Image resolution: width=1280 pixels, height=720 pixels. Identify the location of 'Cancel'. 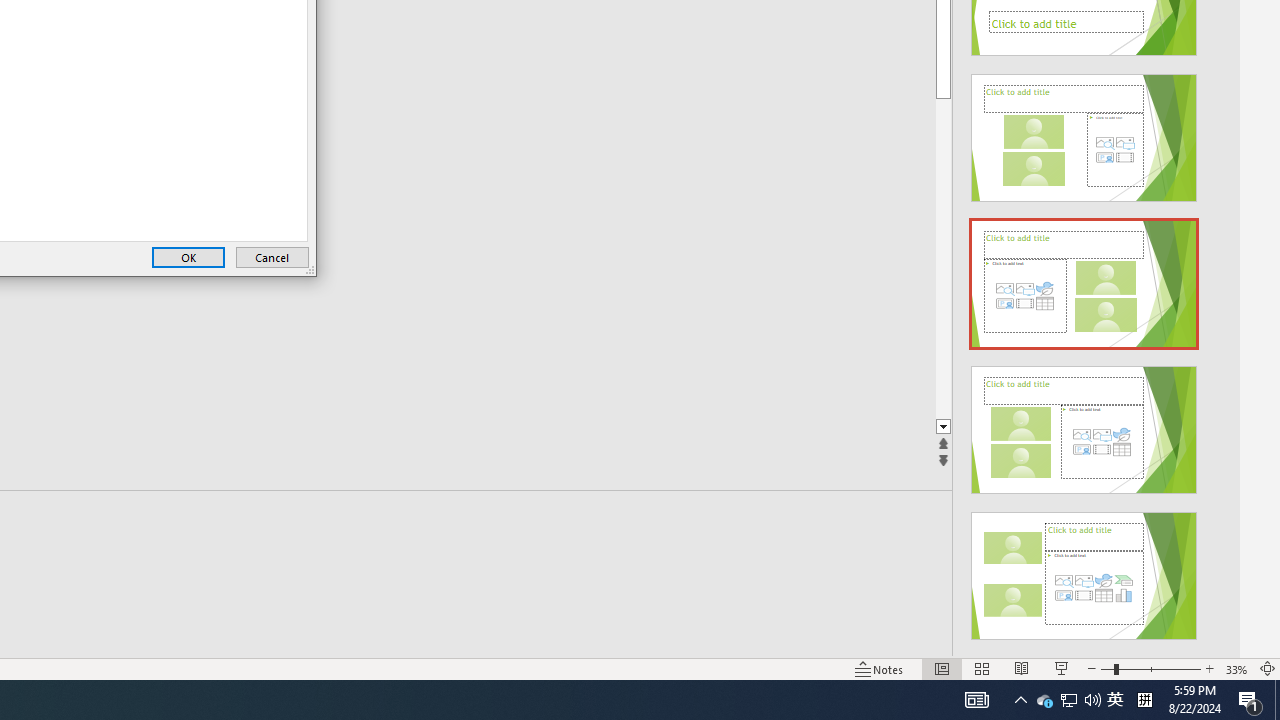
(271, 256).